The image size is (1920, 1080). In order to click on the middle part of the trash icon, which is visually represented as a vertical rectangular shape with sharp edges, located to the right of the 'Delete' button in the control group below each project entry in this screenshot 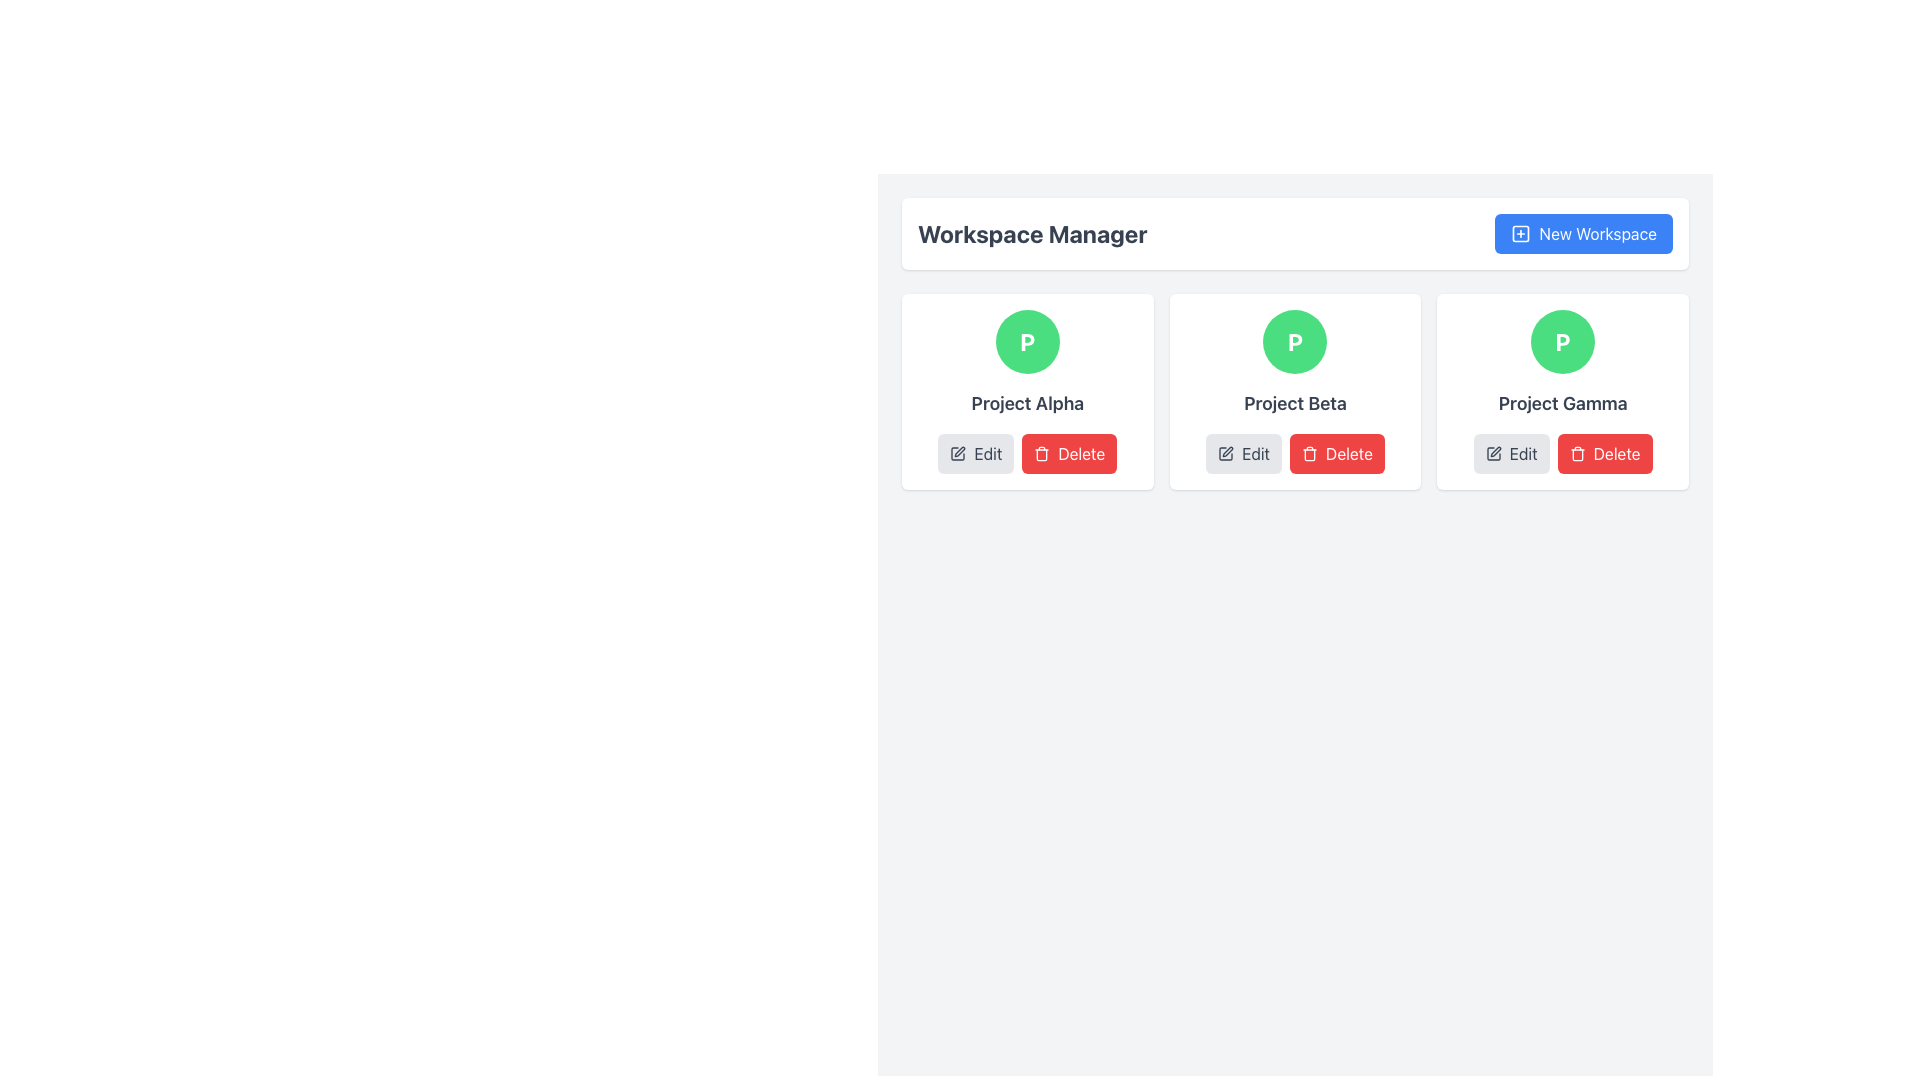, I will do `click(1310, 455)`.